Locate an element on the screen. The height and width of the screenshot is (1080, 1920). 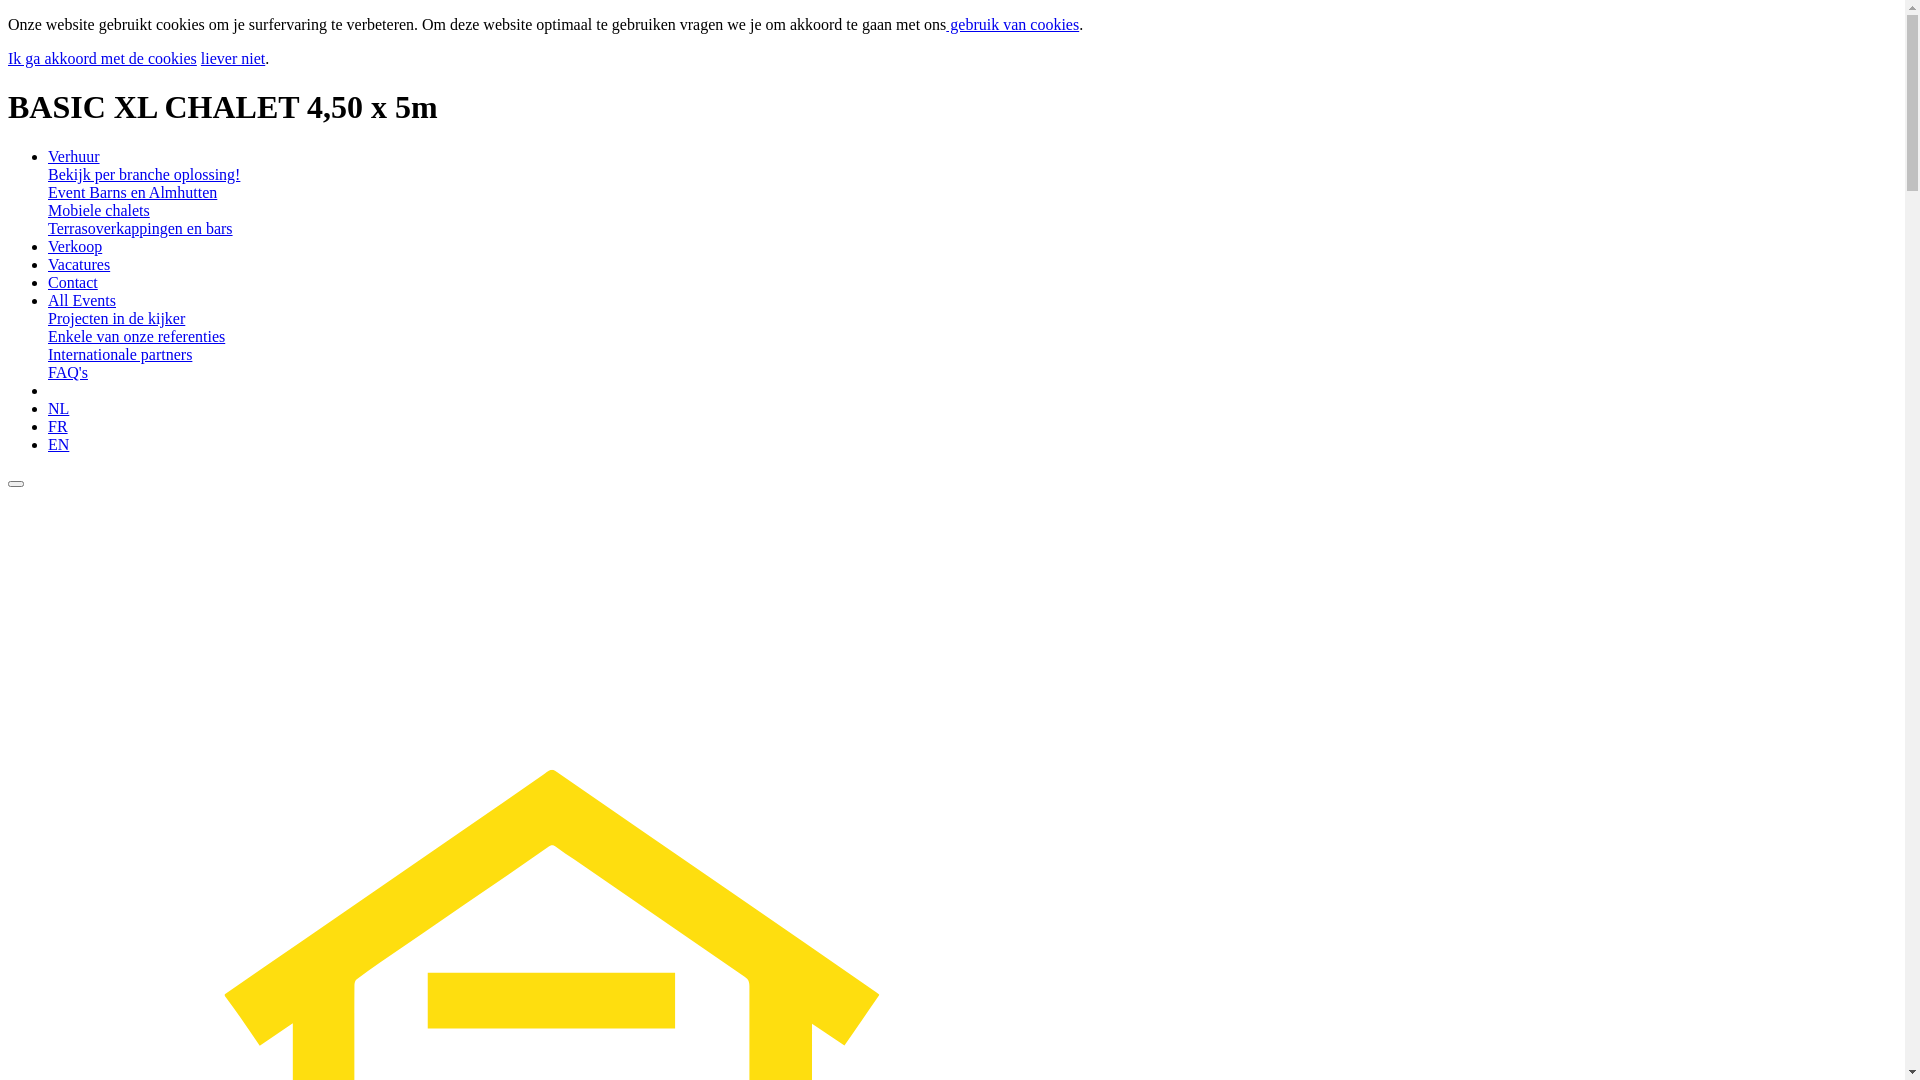
'FAQ's' is located at coordinates (48, 372).